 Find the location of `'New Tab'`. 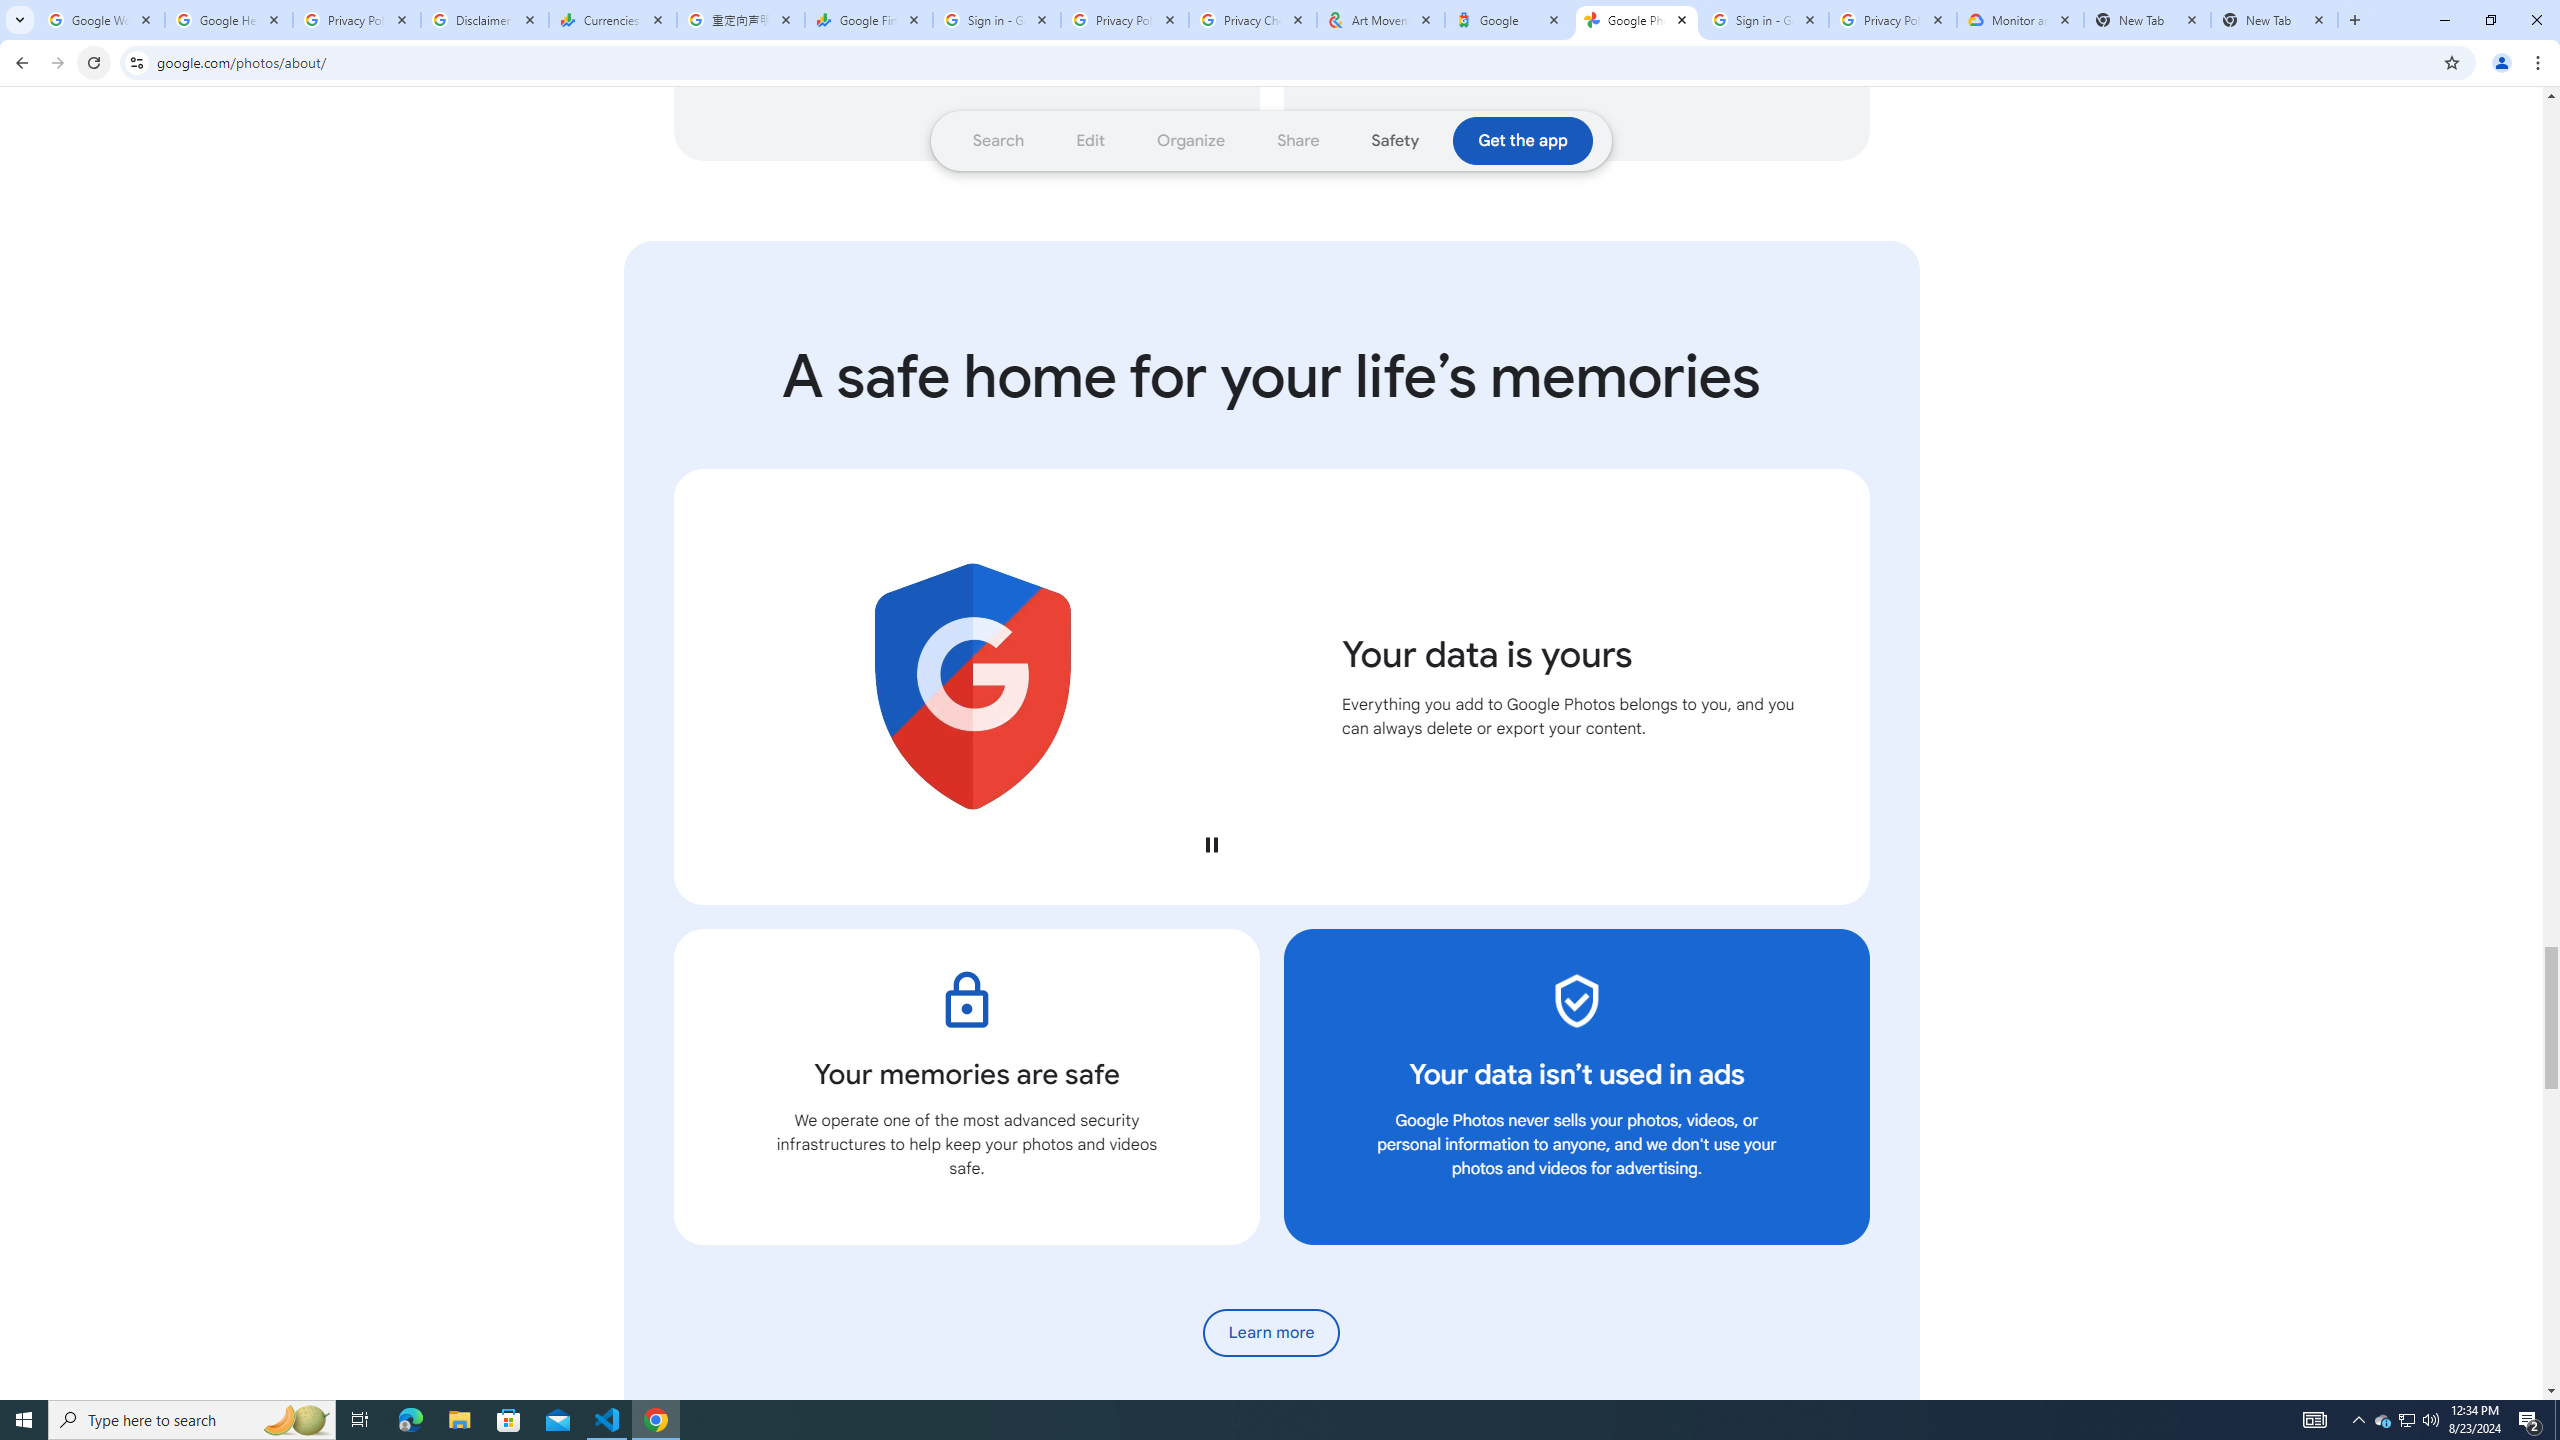

'New Tab' is located at coordinates (2274, 19).